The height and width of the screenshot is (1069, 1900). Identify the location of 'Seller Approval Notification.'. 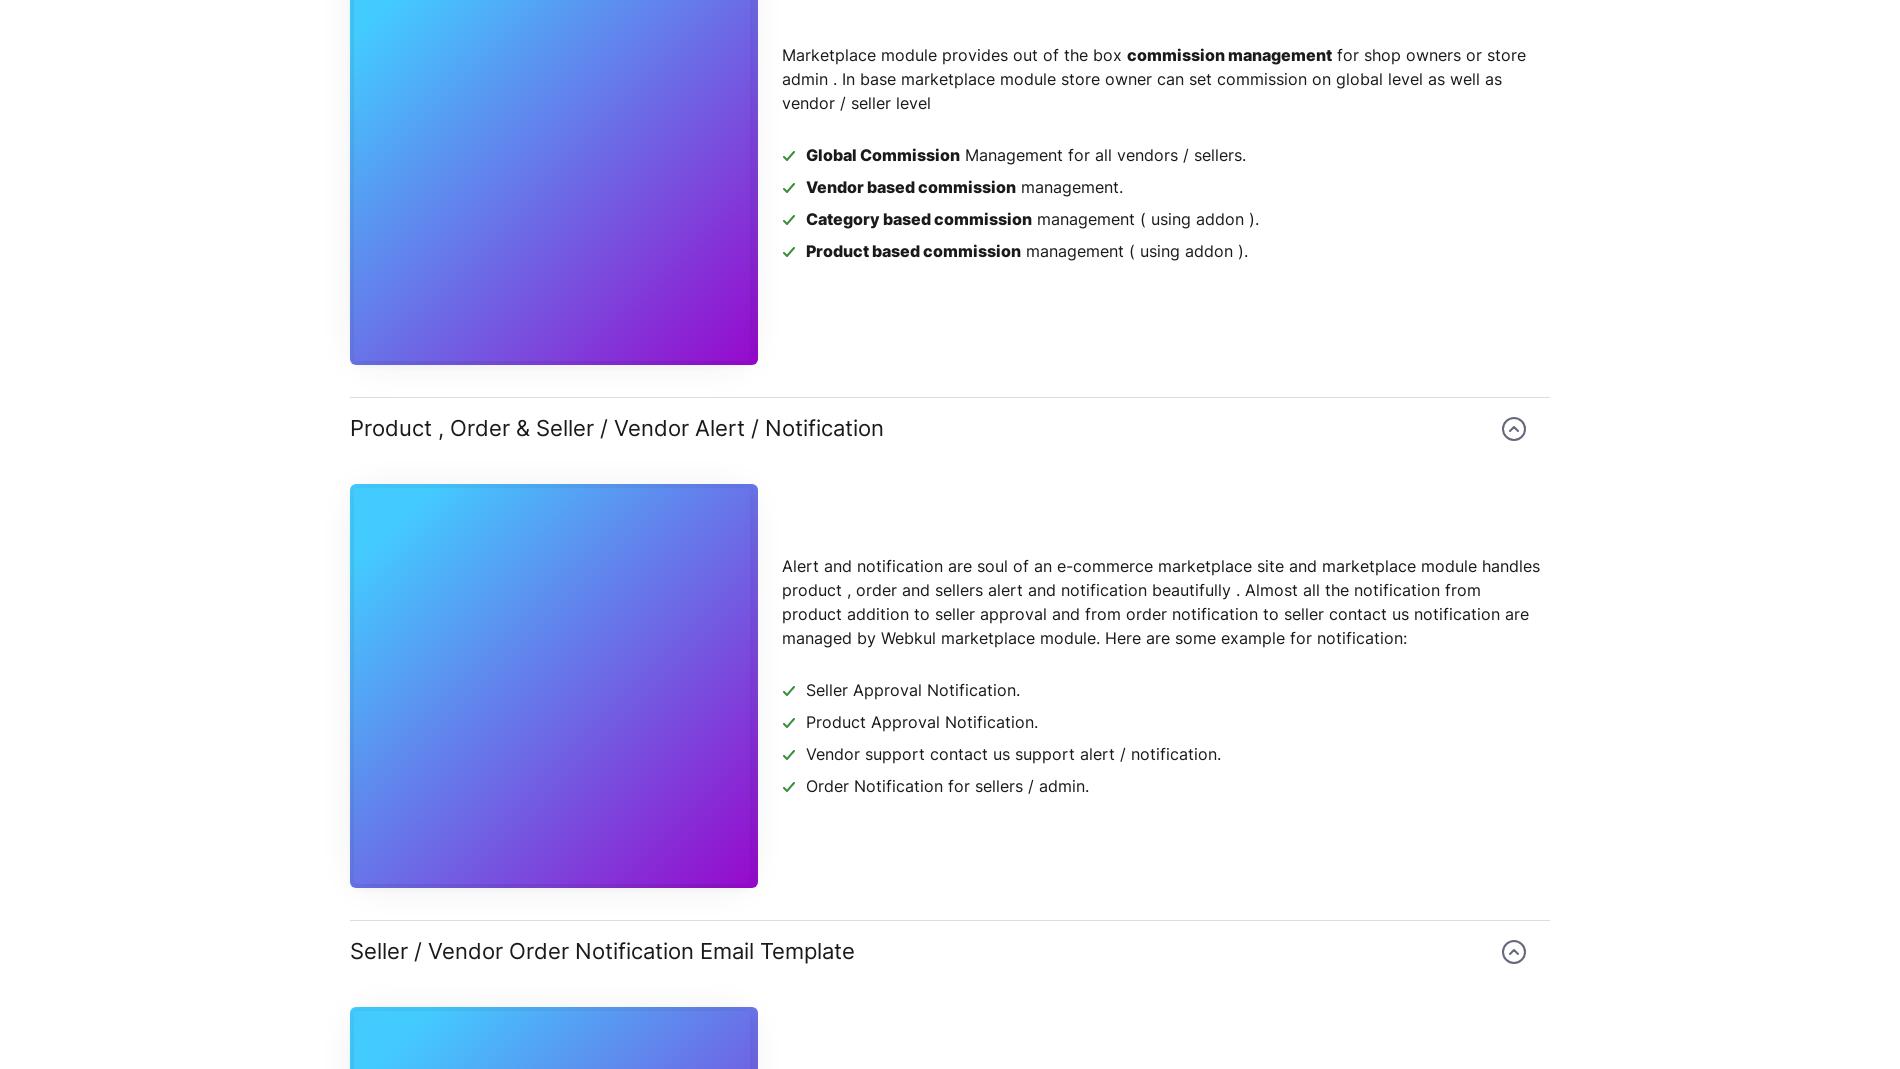
(911, 689).